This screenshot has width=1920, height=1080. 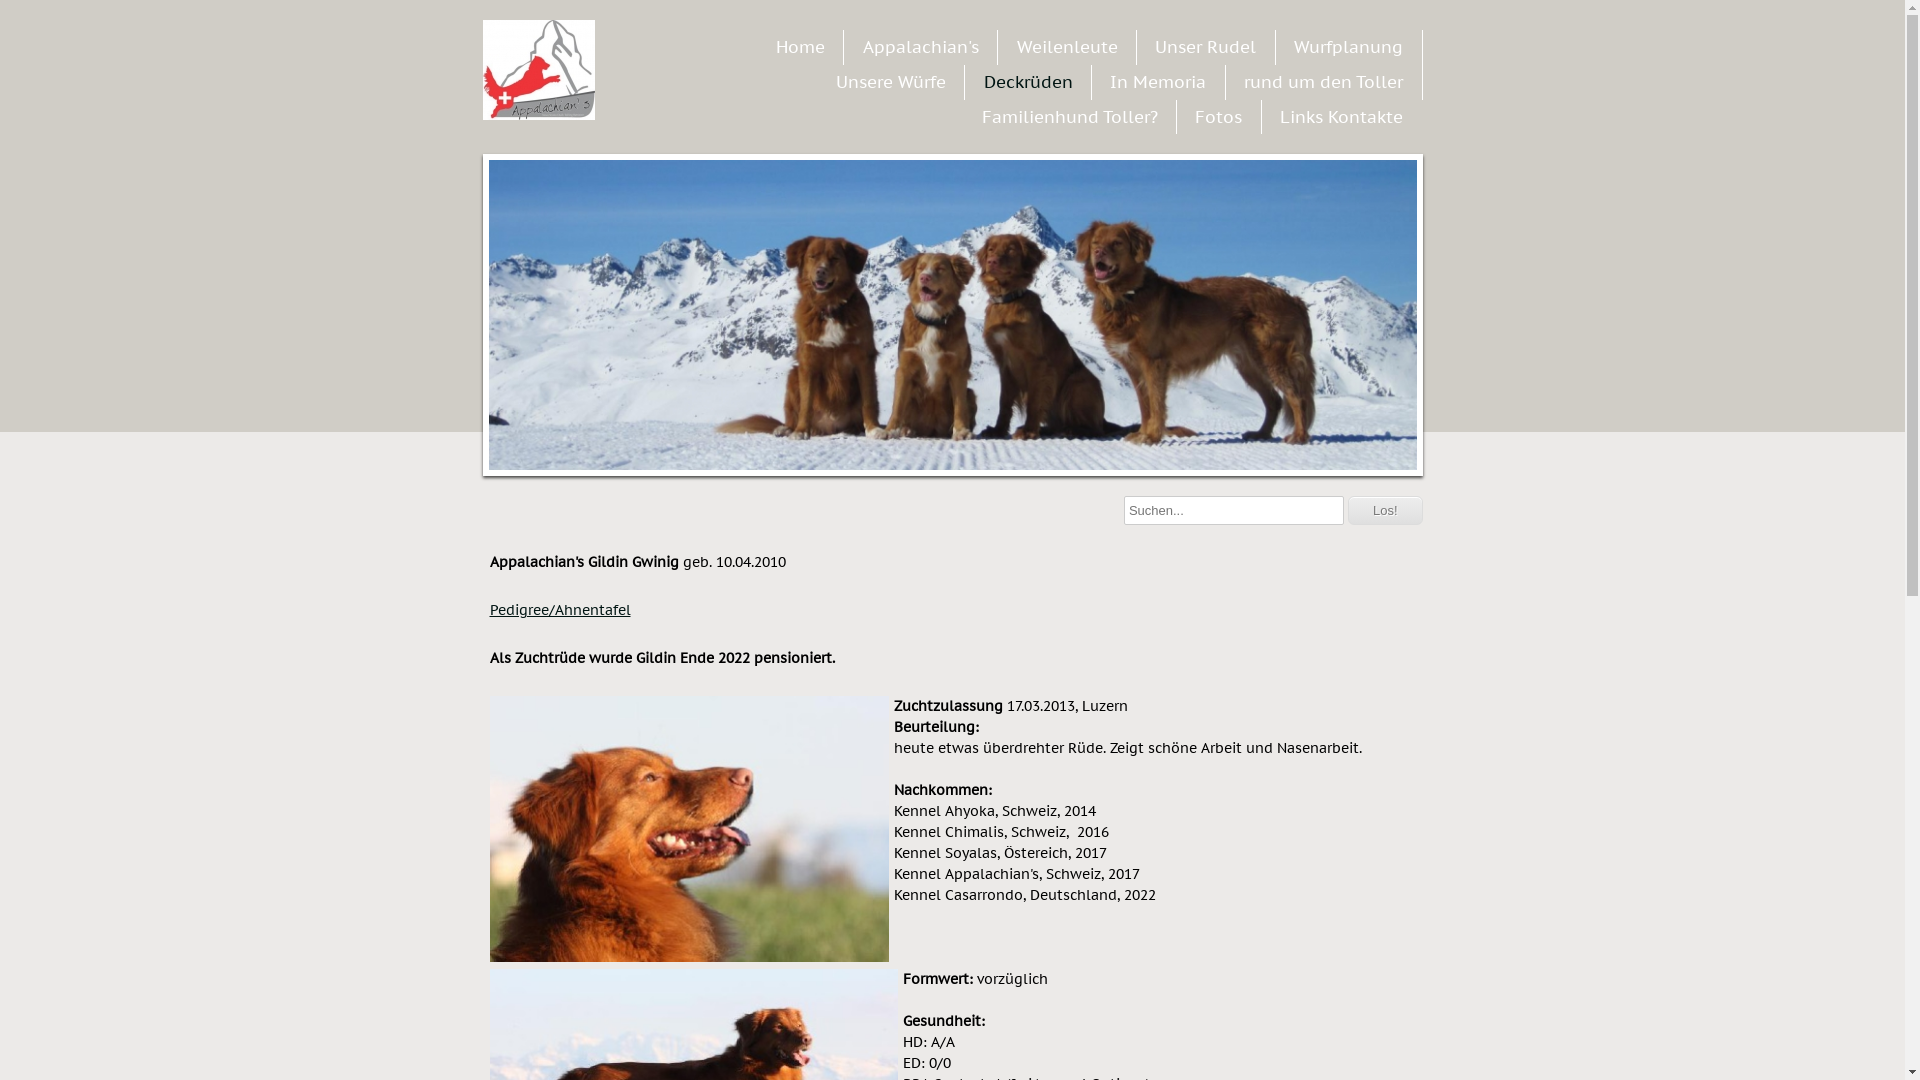 What do you see at coordinates (1157, 80) in the screenshot?
I see `'In Memoria'` at bounding box center [1157, 80].